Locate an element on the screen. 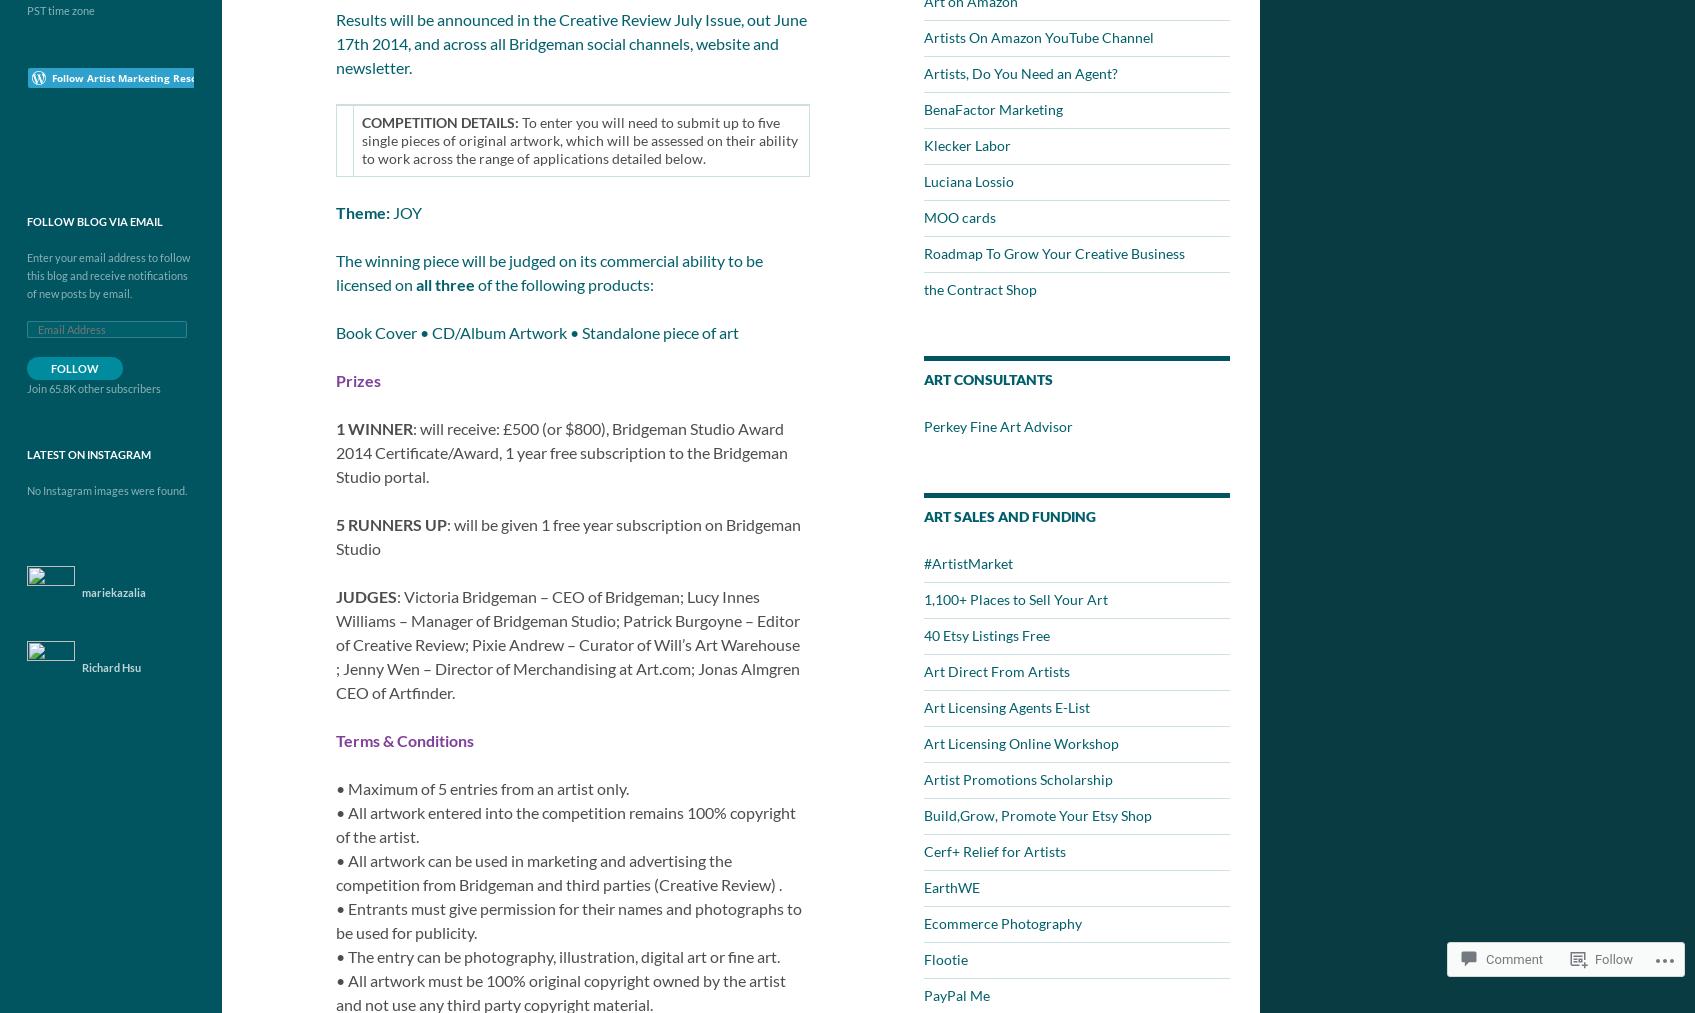  ': Victoria Bridgeman – CEO of Bridgeman; Lucy Innes Williams – Manager of Bridgeman Studio; Patrick Burgoyne – Editor of Creative Review; Pixie Andrew – Curator of Will’s Art Warehouse ; Jenny Wen – Director of Merchandising at Art.com; Jonas Almgren CEO of Artfinder.' is located at coordinates (567, 643).